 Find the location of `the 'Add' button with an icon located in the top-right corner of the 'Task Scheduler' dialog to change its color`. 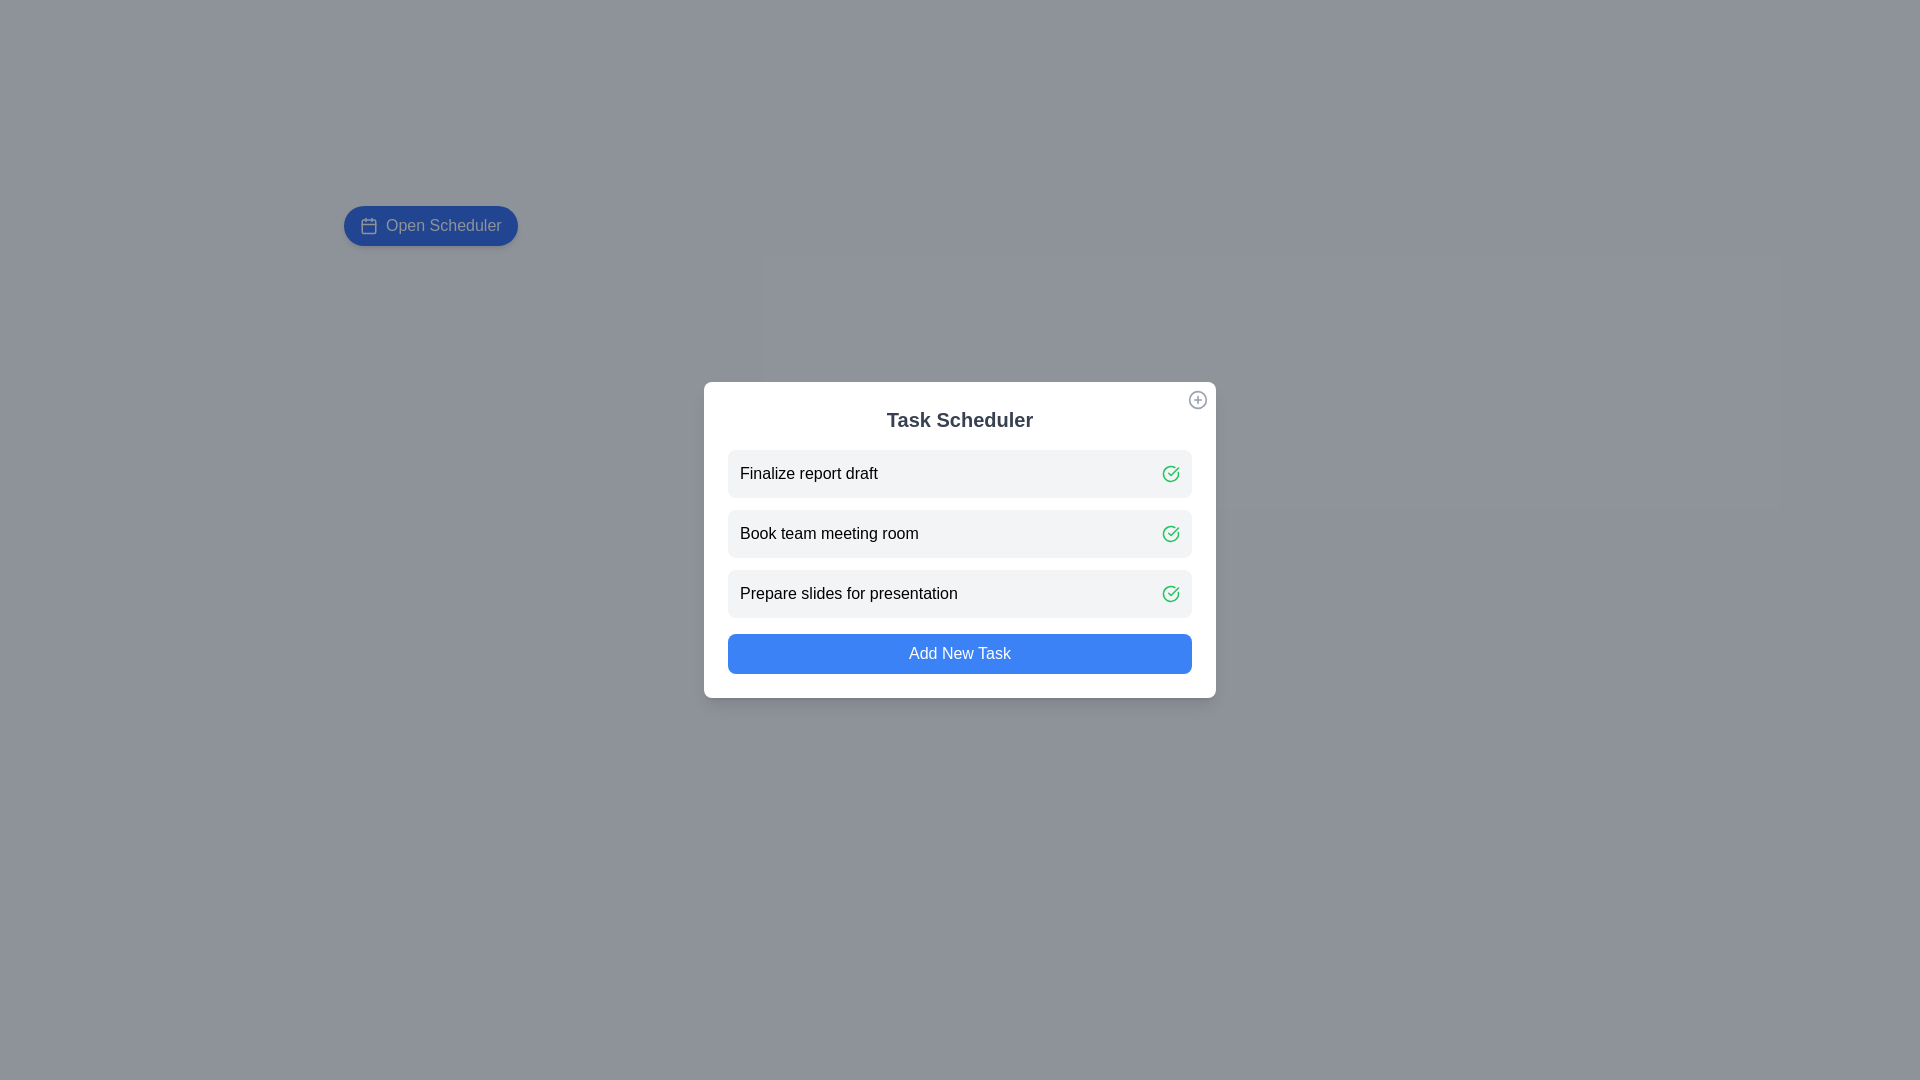

the 'Add' button with an icon located in the top-right corner of the 'Task Scheduler' dialog to change its color is located at coordinates (1198, 400).